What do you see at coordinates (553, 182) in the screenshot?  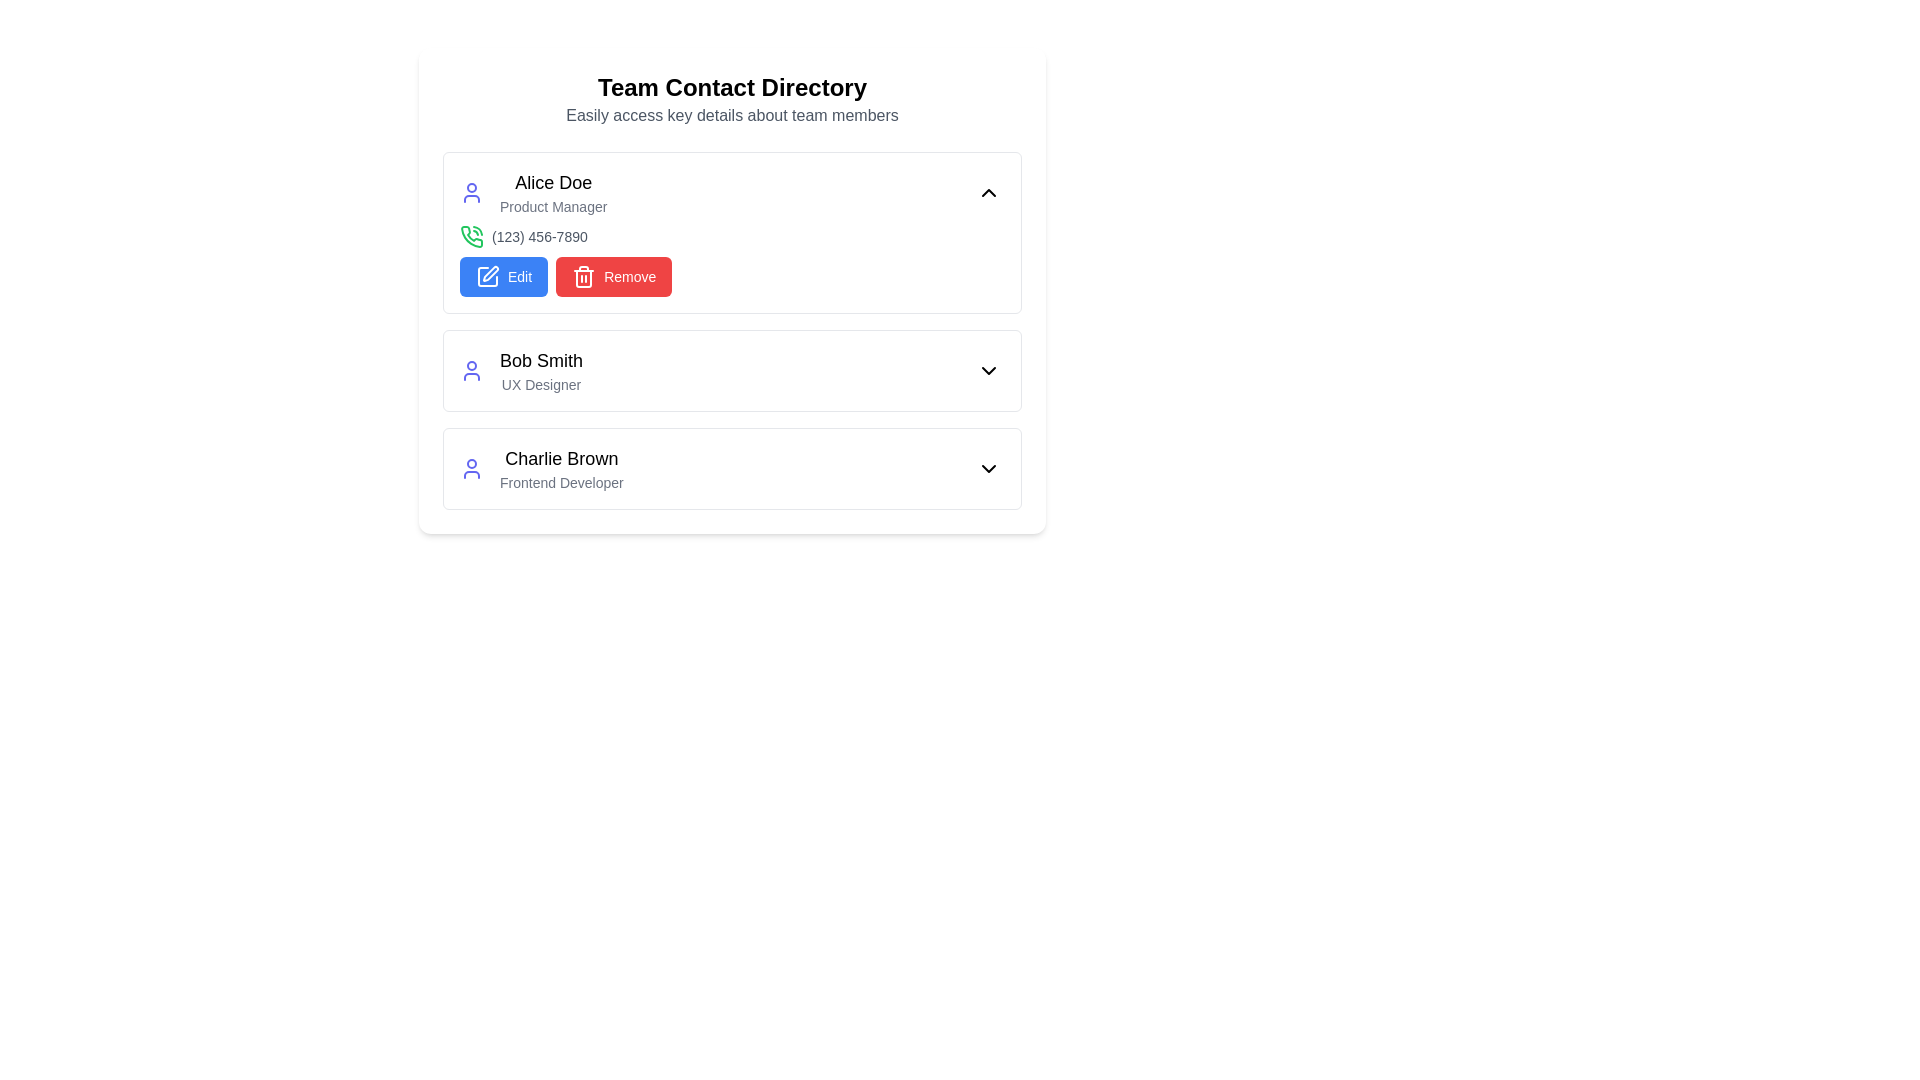 I see `text label 'Alice Doe' which represents the name of the first team member in the contact directory` at bounding box center [553, 182].